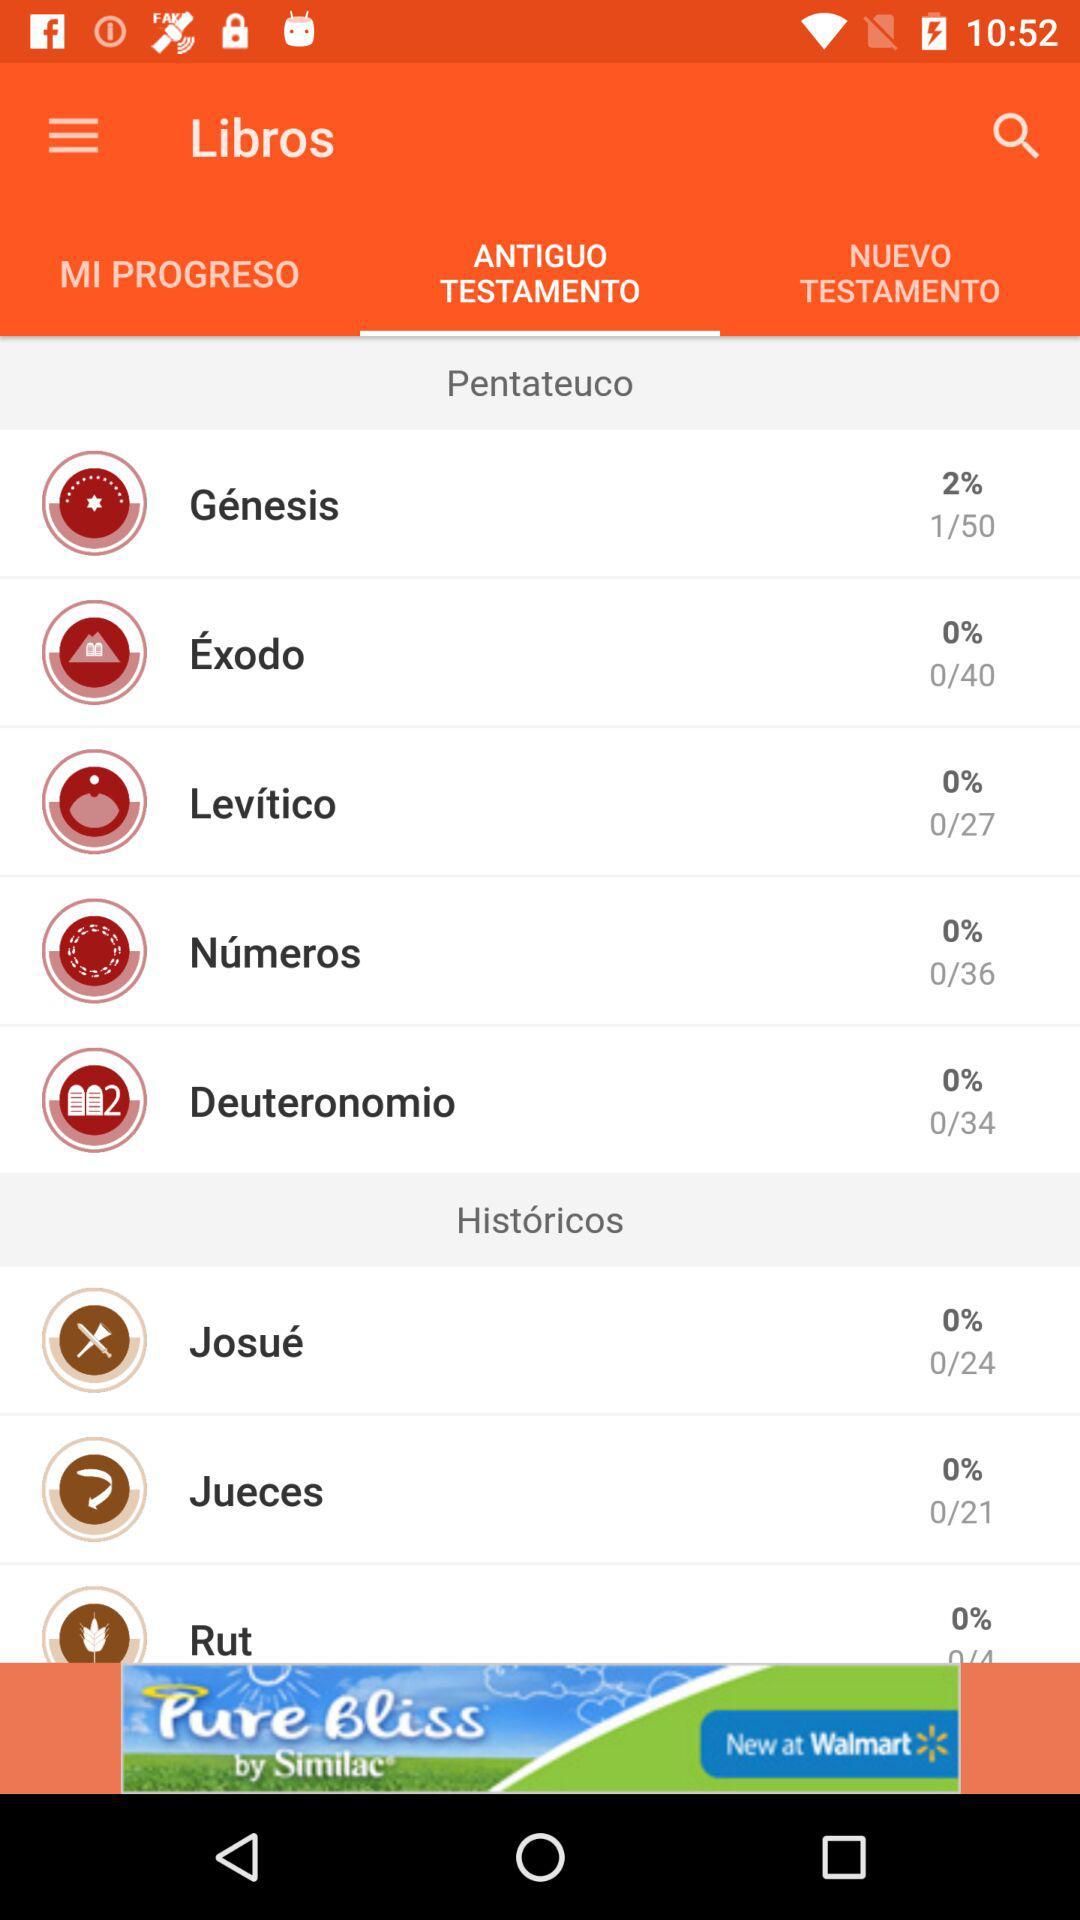 The height and width of the screenshot is (1920, 1080). Describe the element at coordinates (245, 1340) in the screenshot. I see `the item to the left of 0/24 item` at that location.